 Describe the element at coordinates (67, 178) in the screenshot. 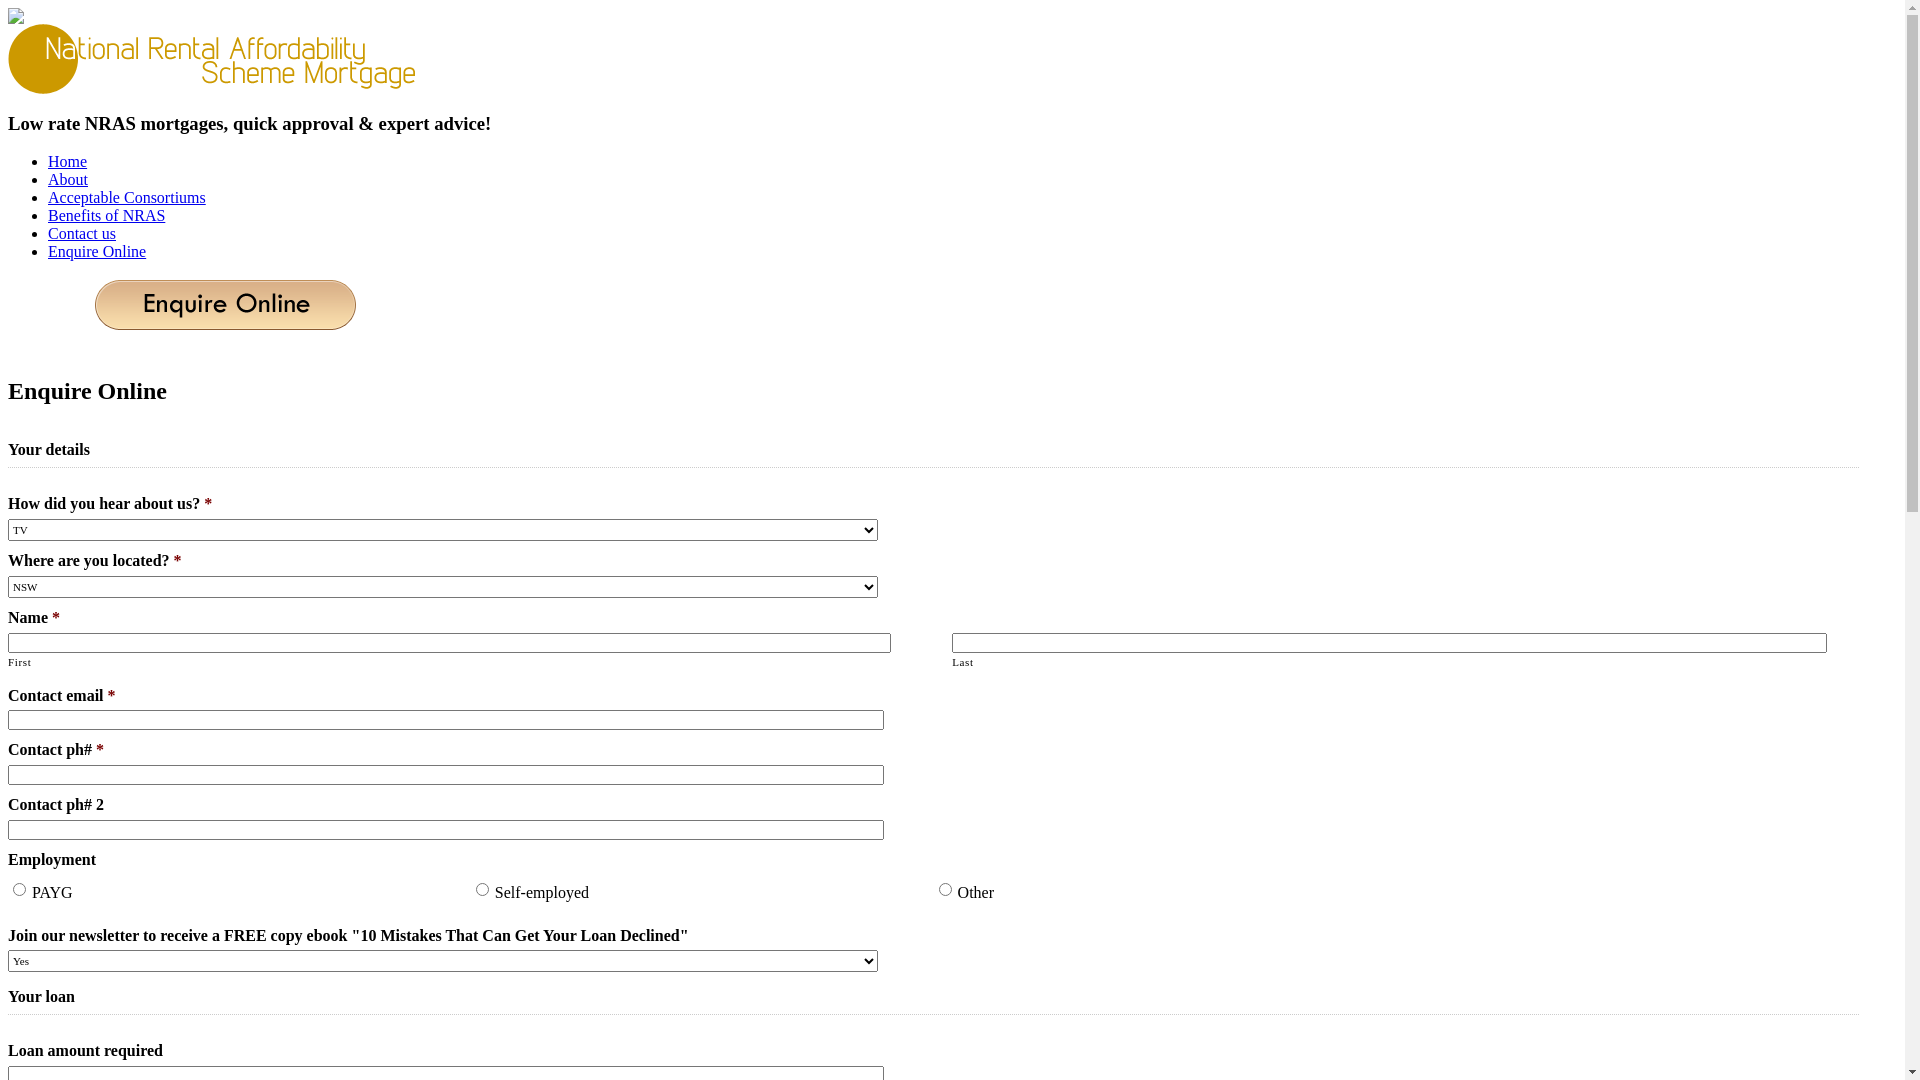

I see `'About'` at that location.